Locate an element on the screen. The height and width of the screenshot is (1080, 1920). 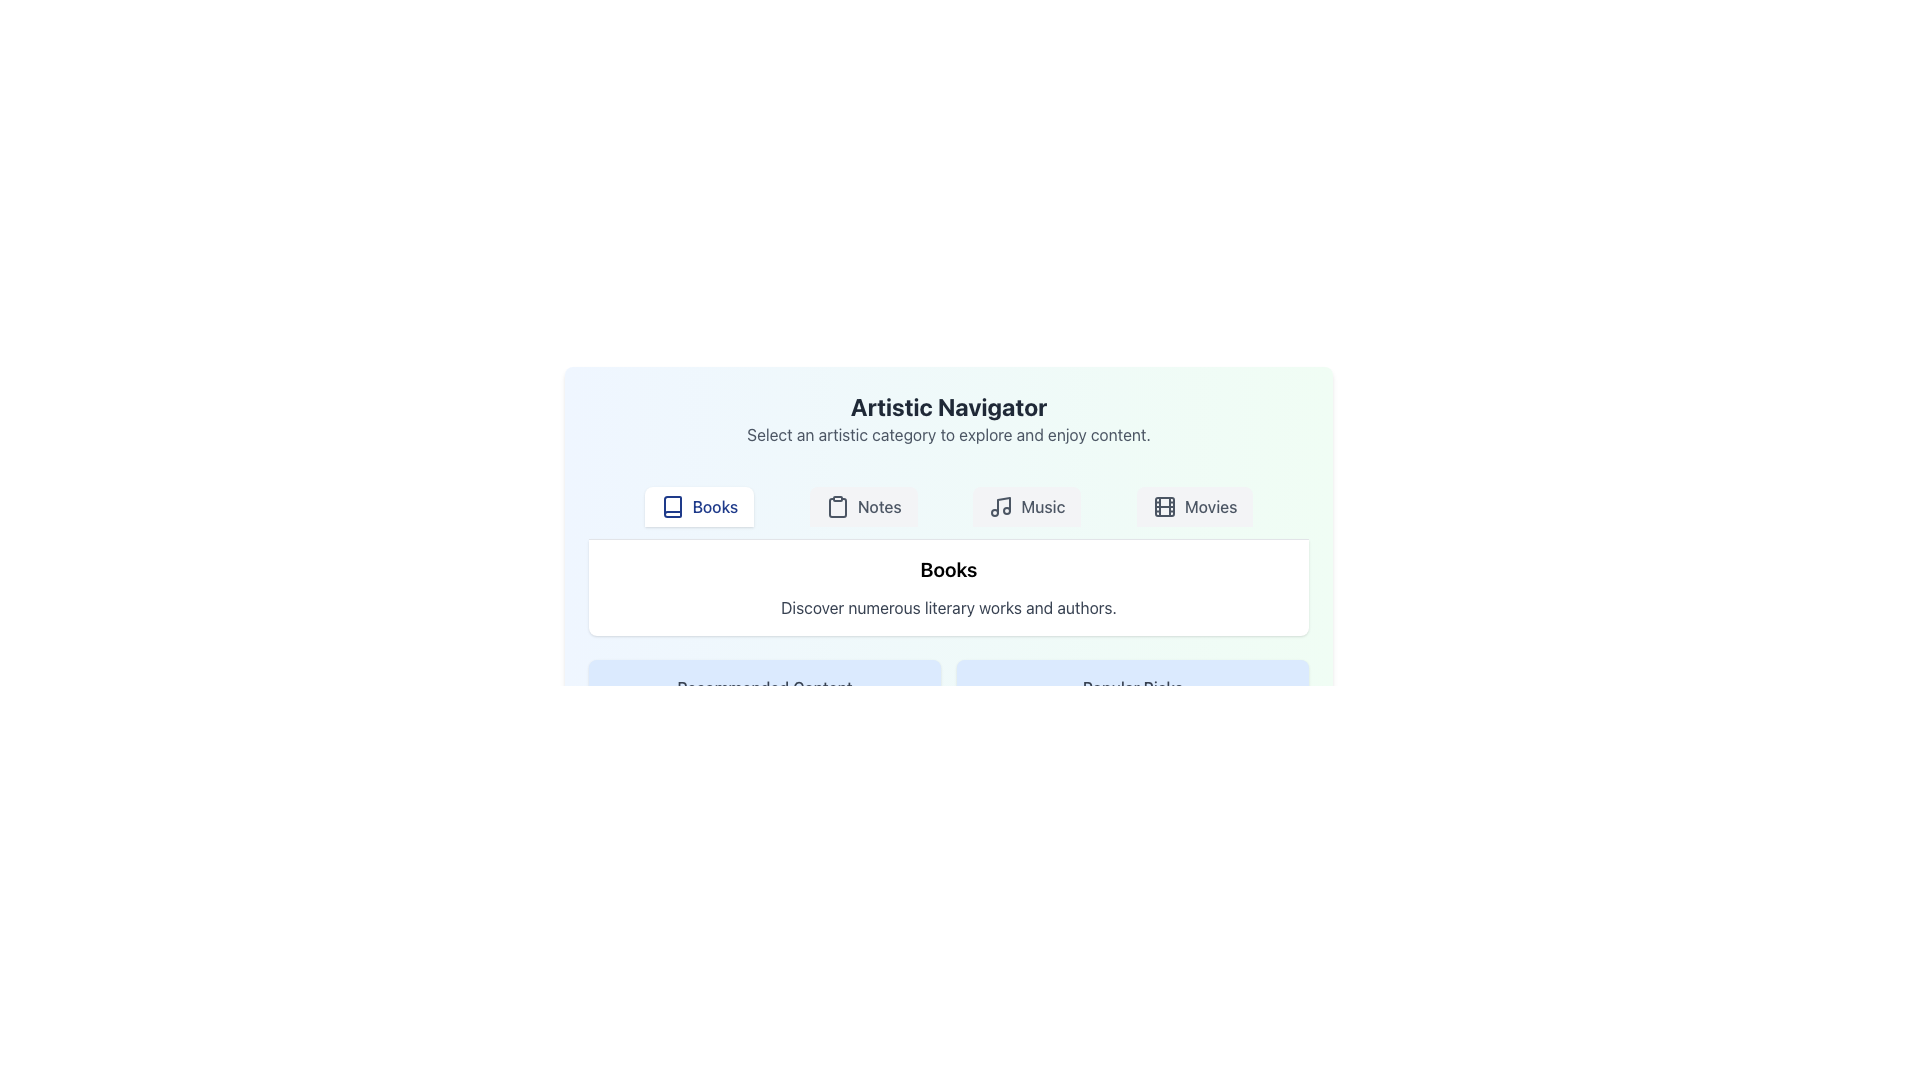
text from the 'Music' label, which is styled in medium-weight sans-serif font and is located within a button-like structure with rounded corners and a light gray background is located at coordinates (1042, 505).